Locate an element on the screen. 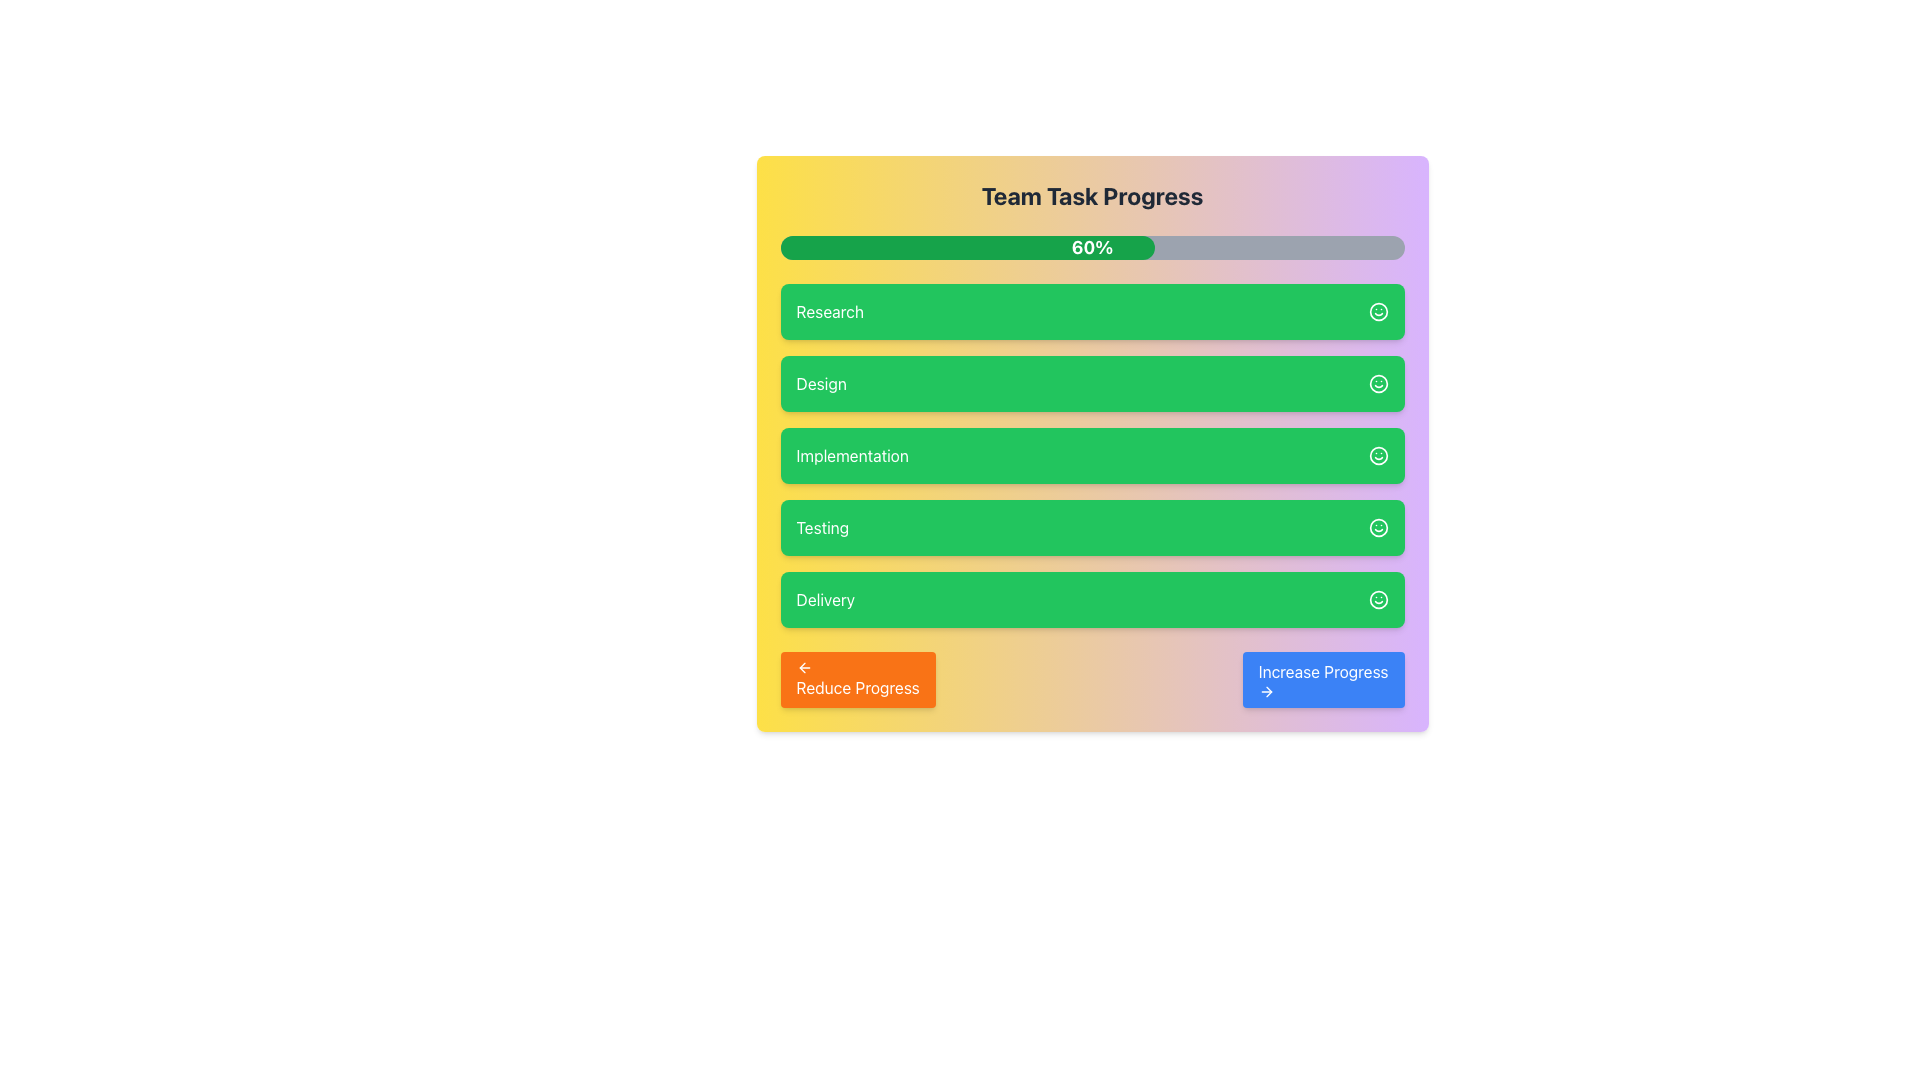 This screenshot has height=1080, width=1920. the SVG Circle that represents the smiley face icon adjacent to the 'Design' list item, which is located on the green background of the 'Design' task entry is located at coordinates (1377, 312).